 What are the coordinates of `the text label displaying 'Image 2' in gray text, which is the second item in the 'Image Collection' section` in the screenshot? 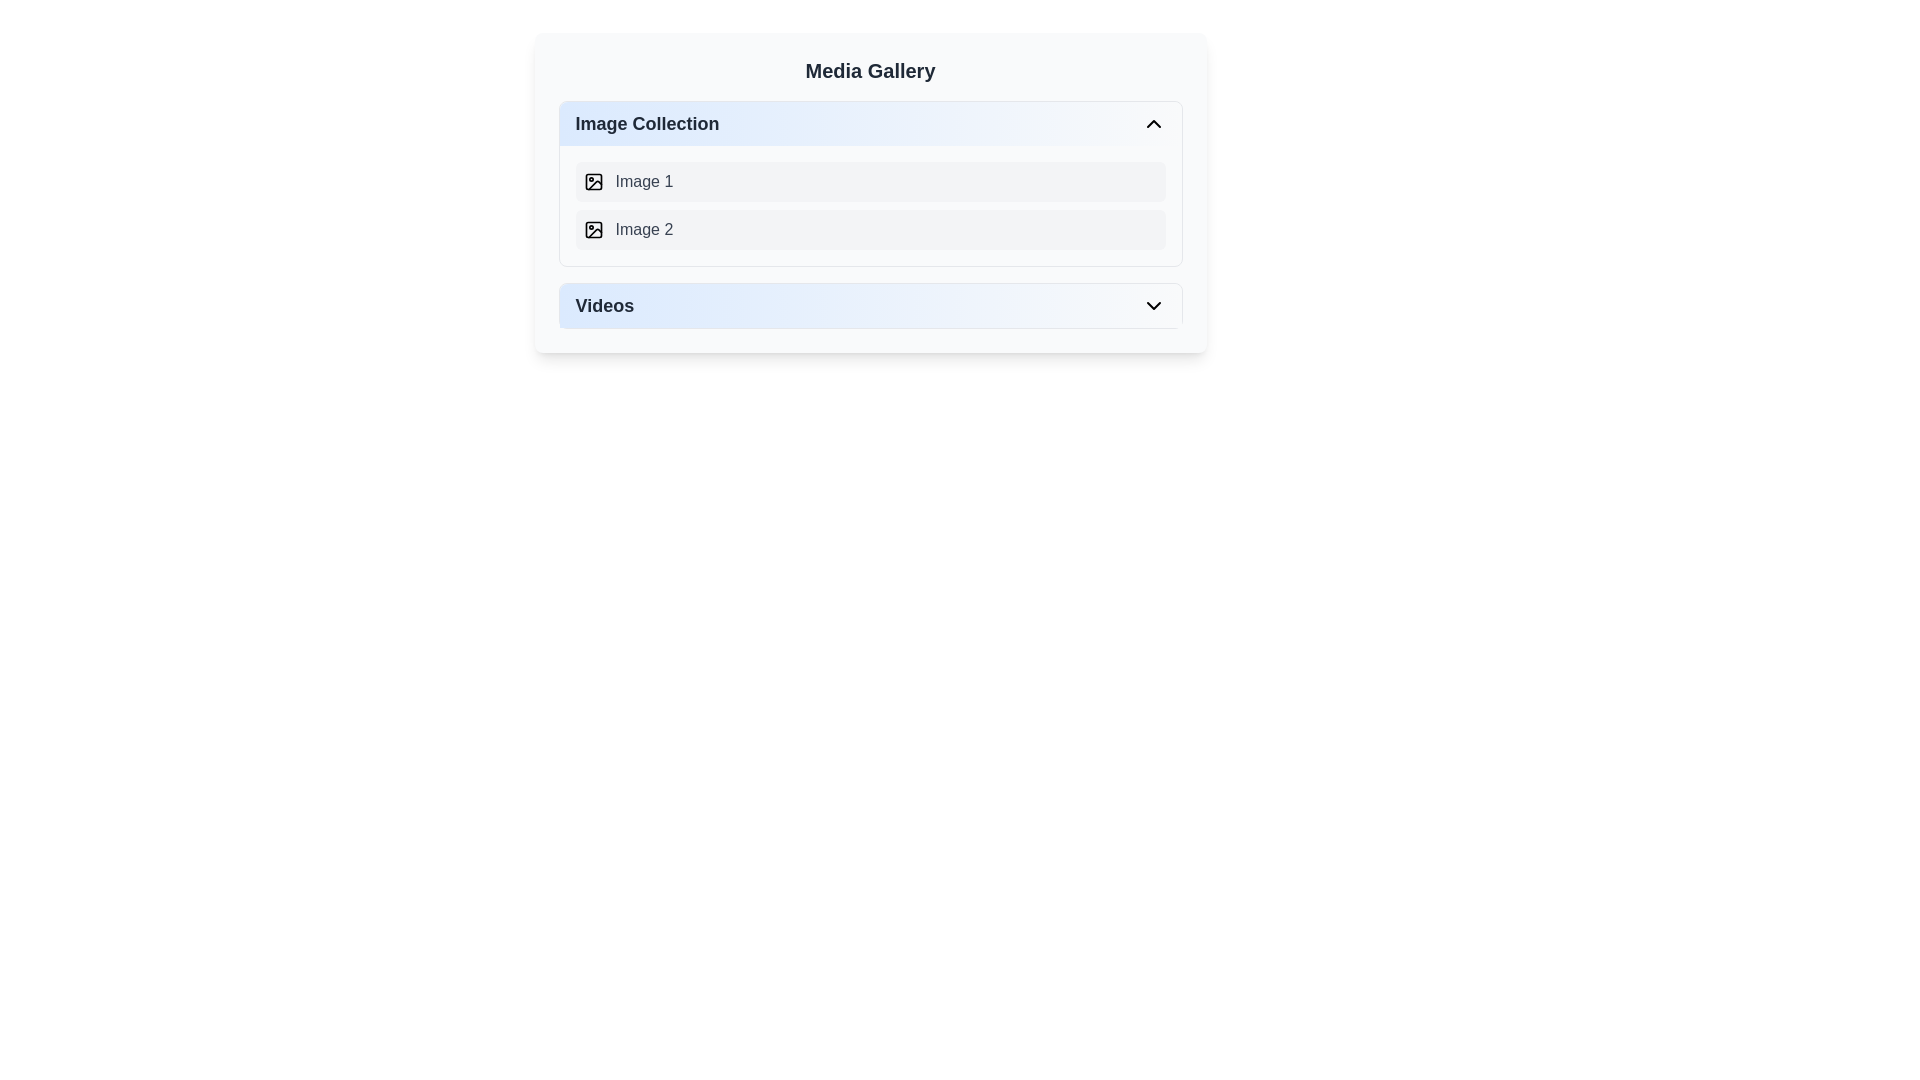 It's located at (644, 229).